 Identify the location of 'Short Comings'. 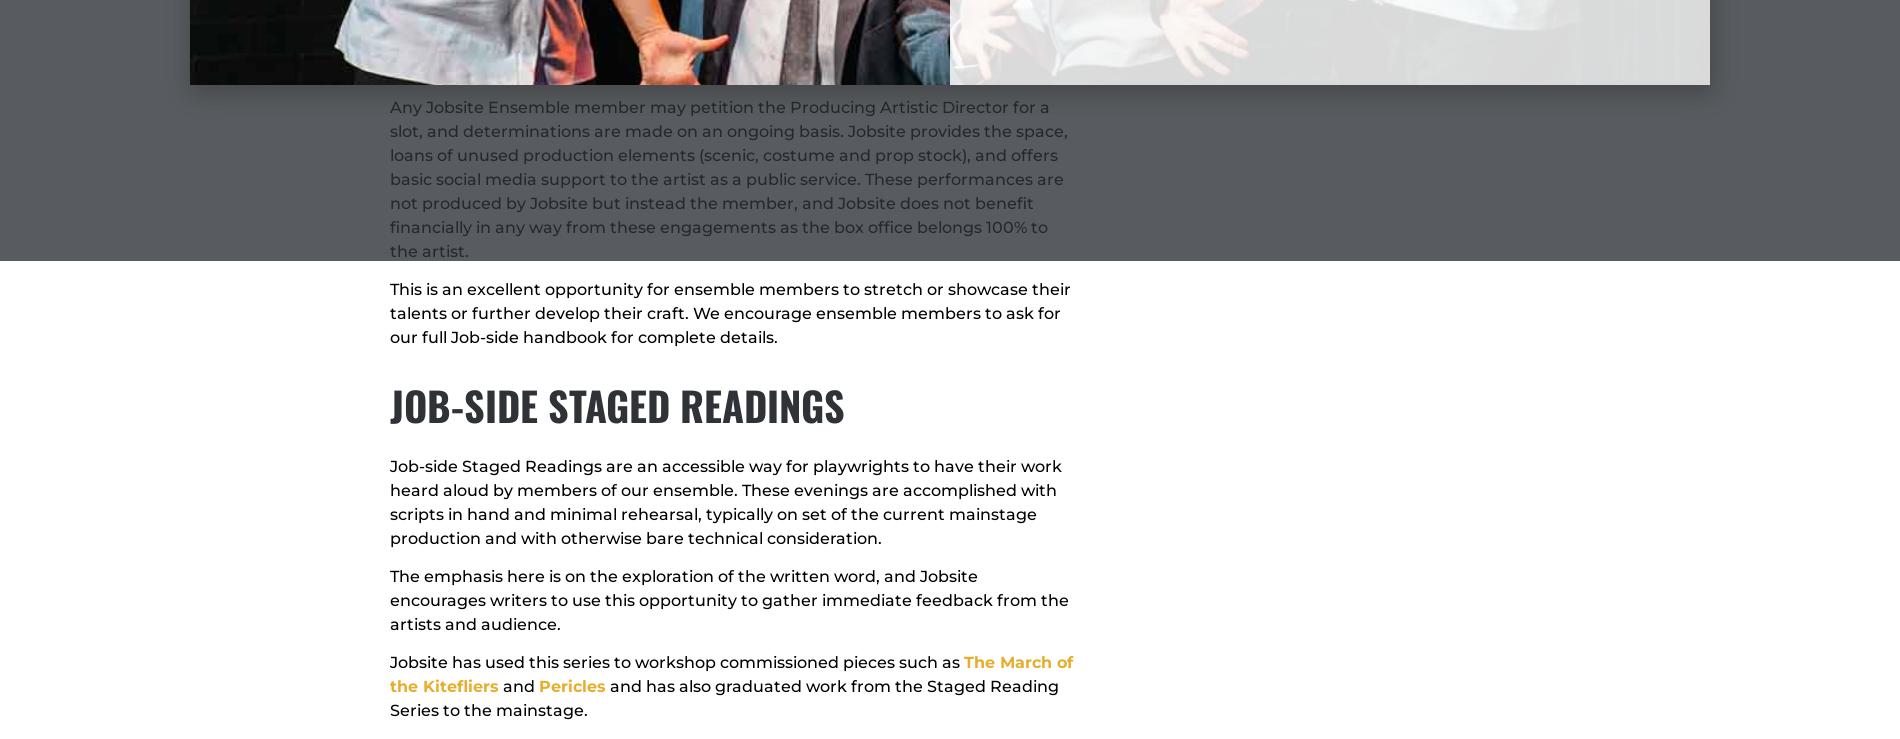
(581, 19).